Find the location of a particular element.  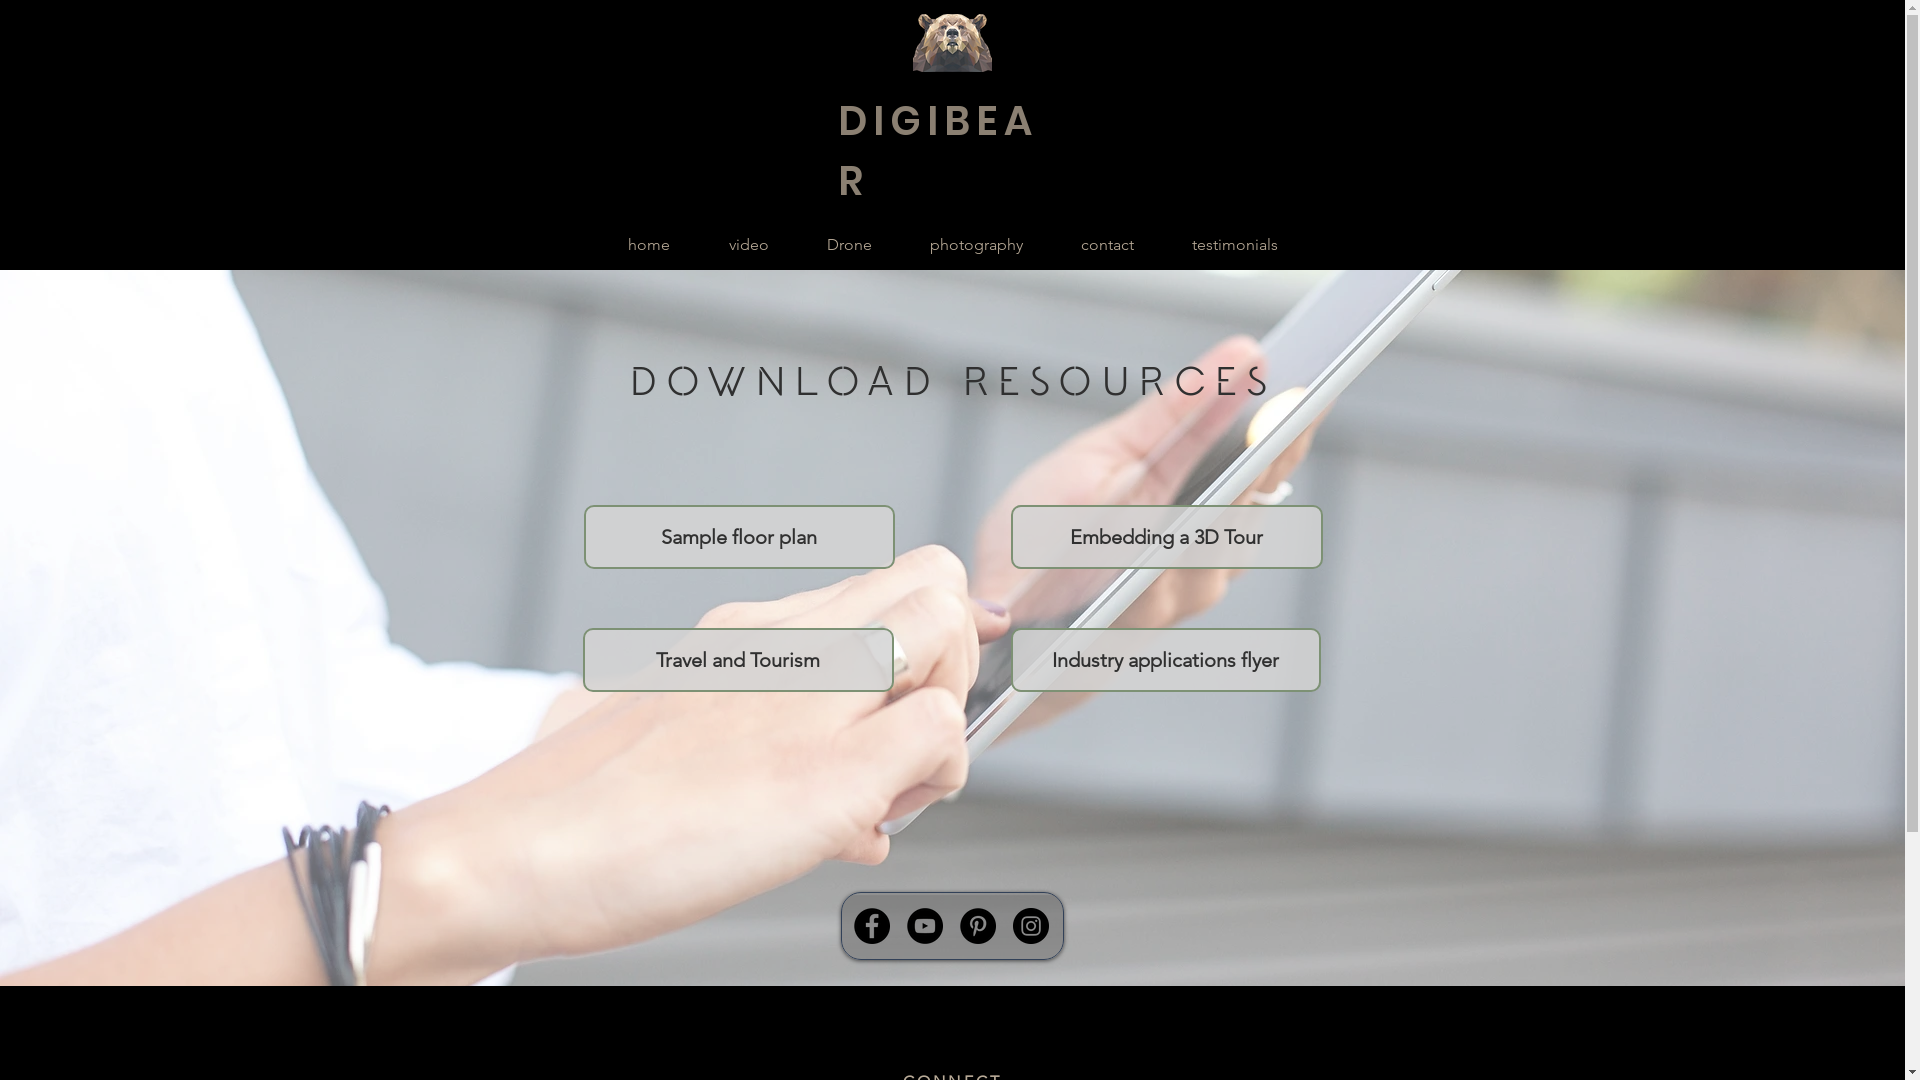

'Embedding a 3D Tour' is located at coordinates (1166, 535).